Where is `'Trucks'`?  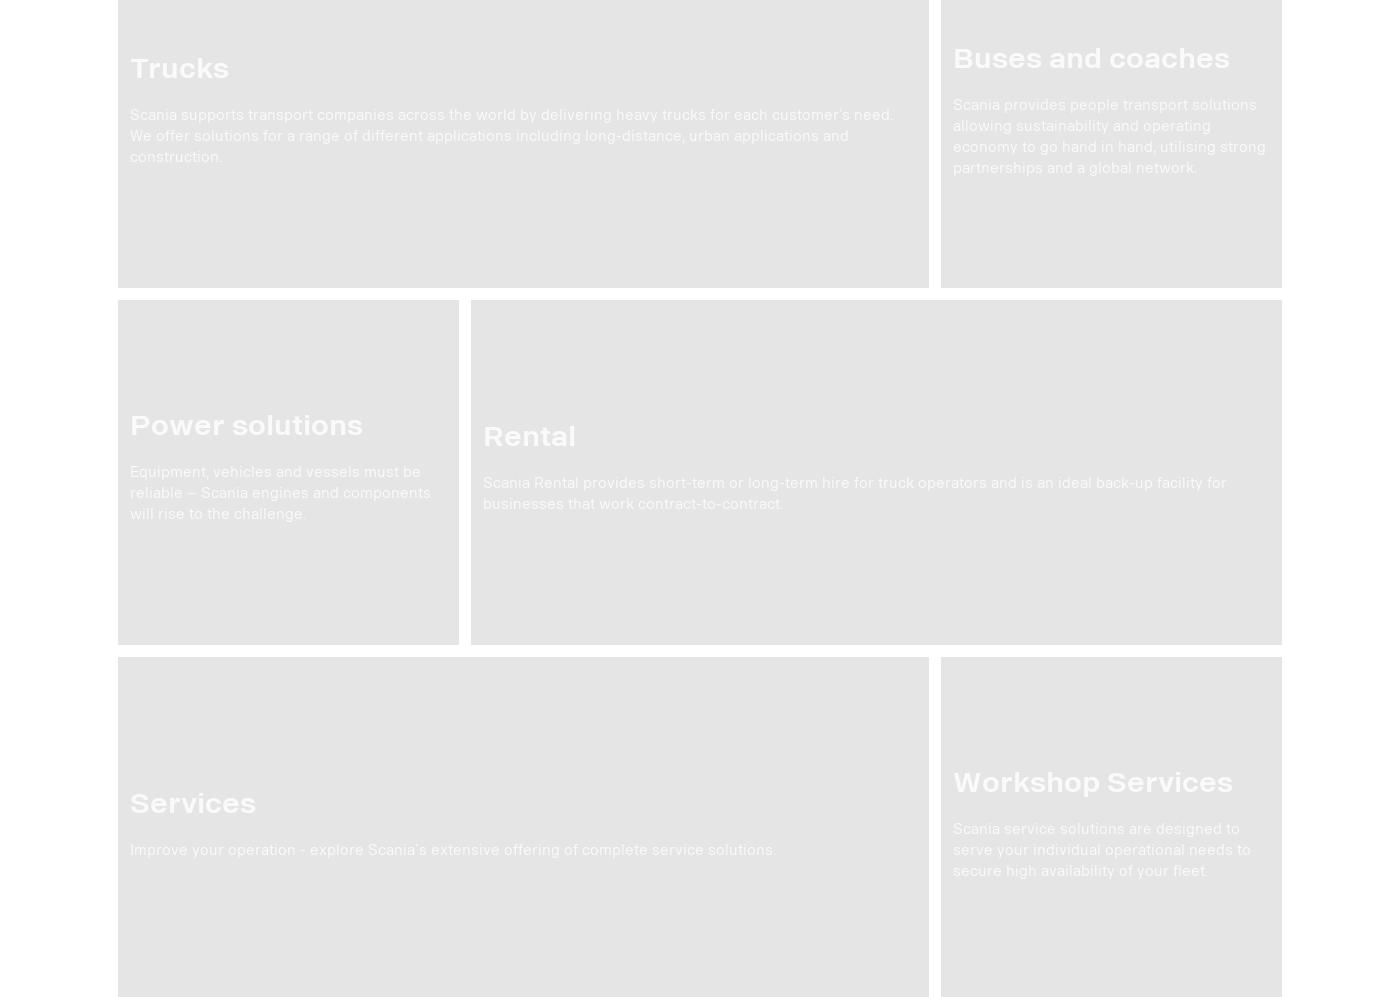 'Trucks' is located at coordinates (179, 67).